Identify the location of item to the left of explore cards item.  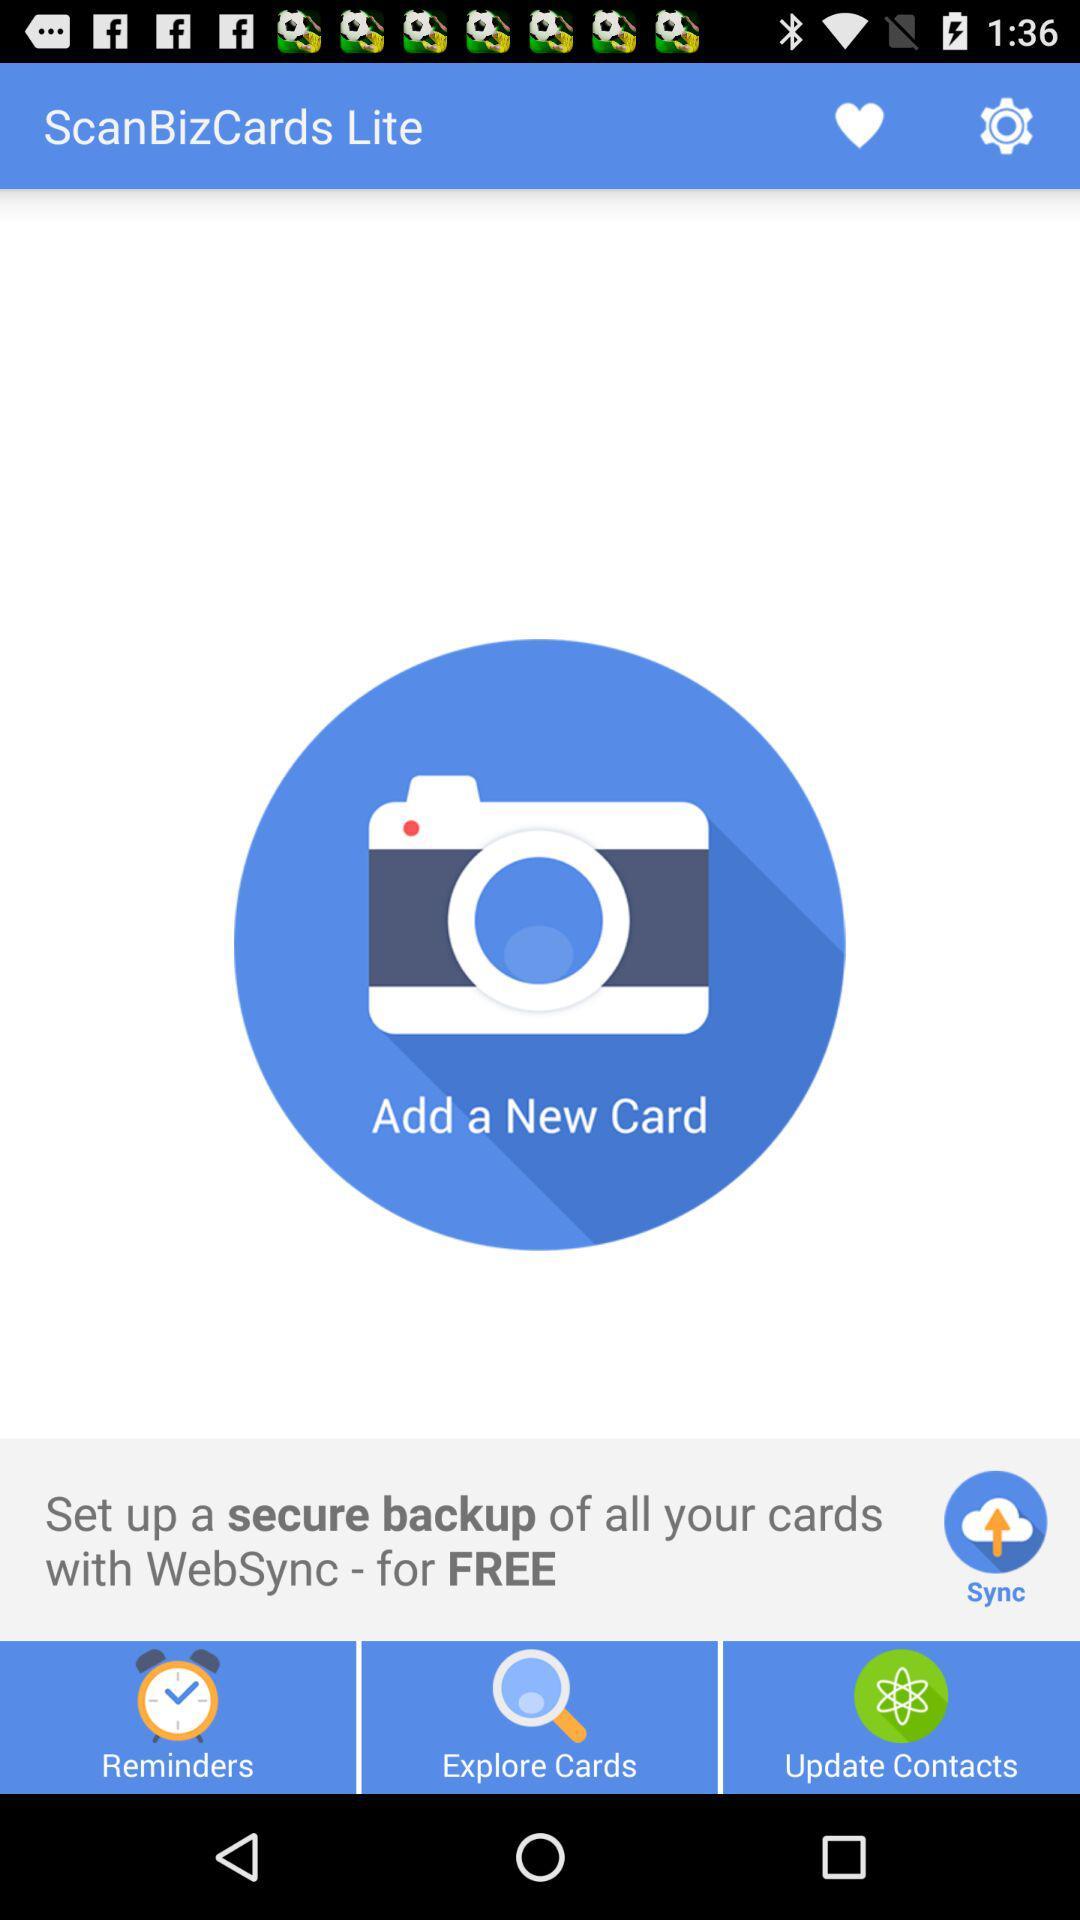
(177, 1716).